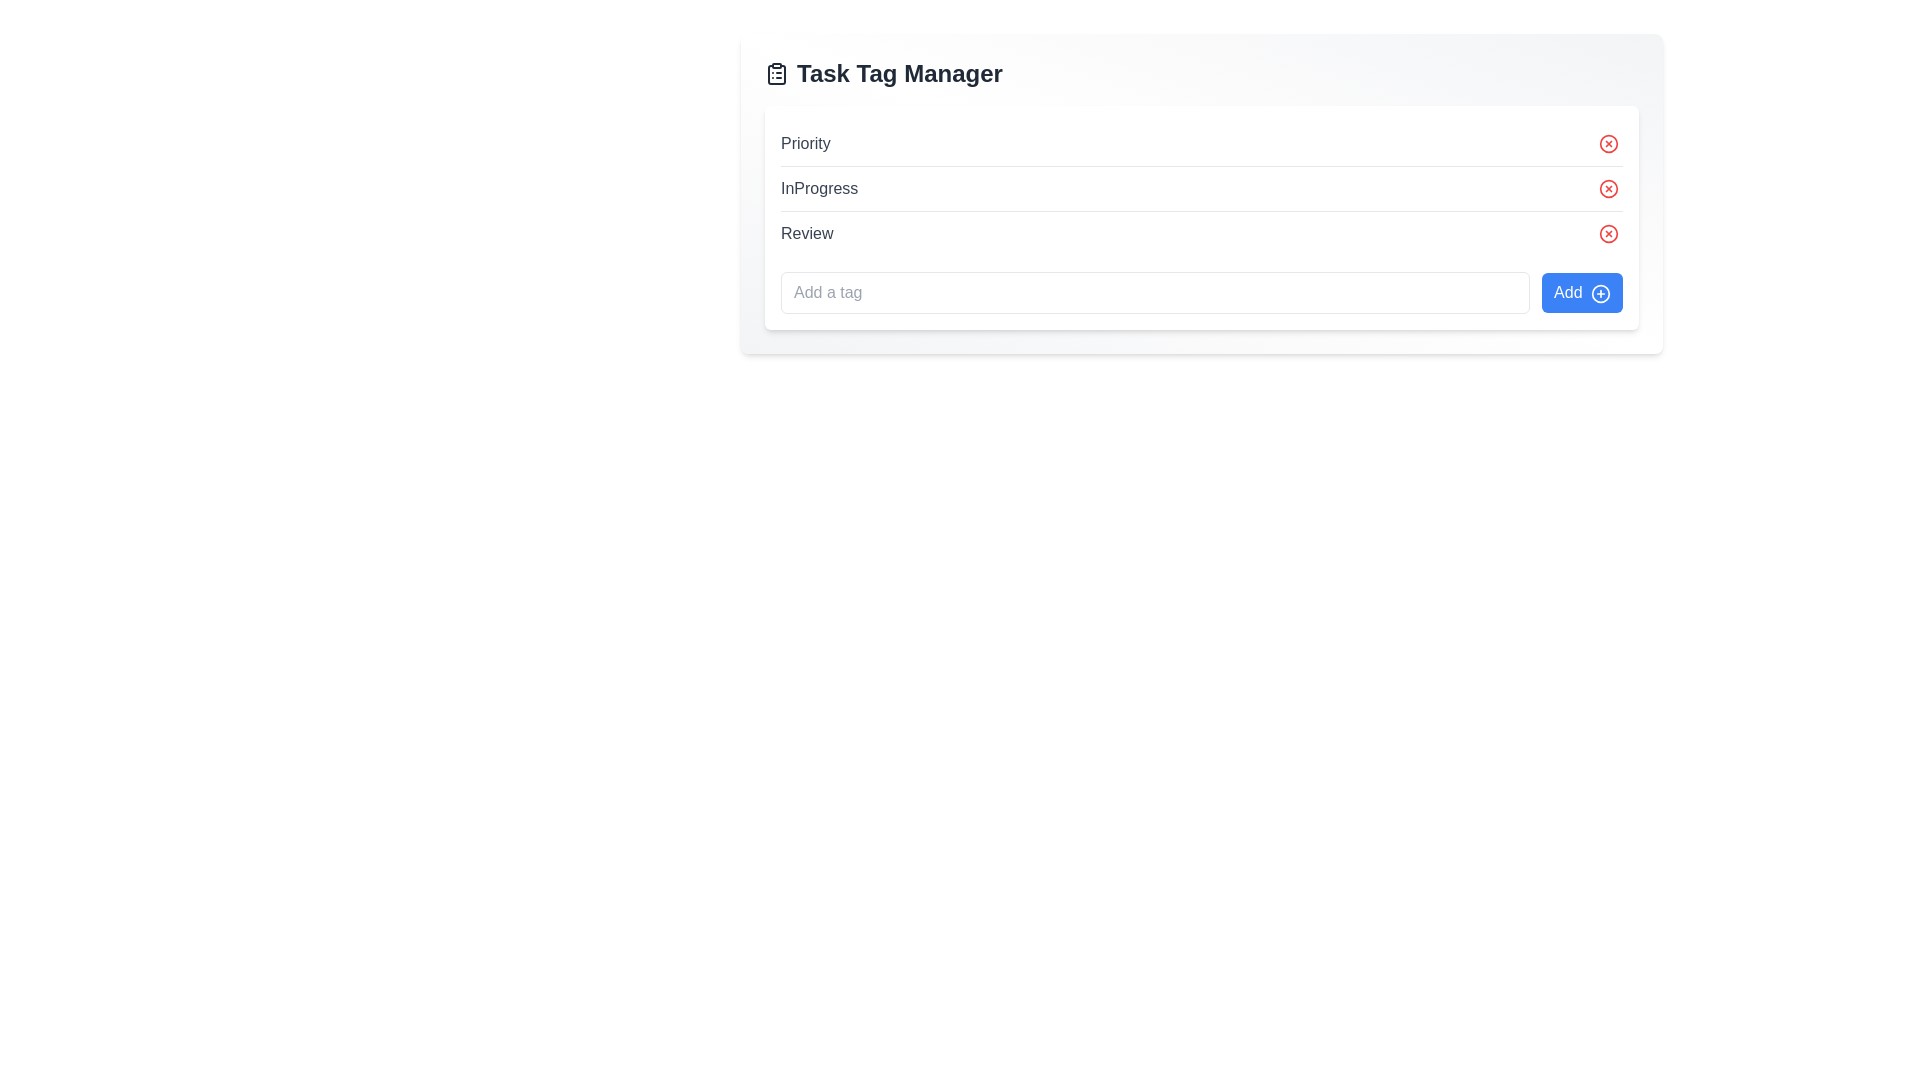 The height and width of the screenshot is (1080, 1920). What do you see at coordinates (1200, 293) in the screenshot?
I see `the 'Add' button located at the bottom section of the 'Task Tag Manager' card` at bounding box center [1200, 293].